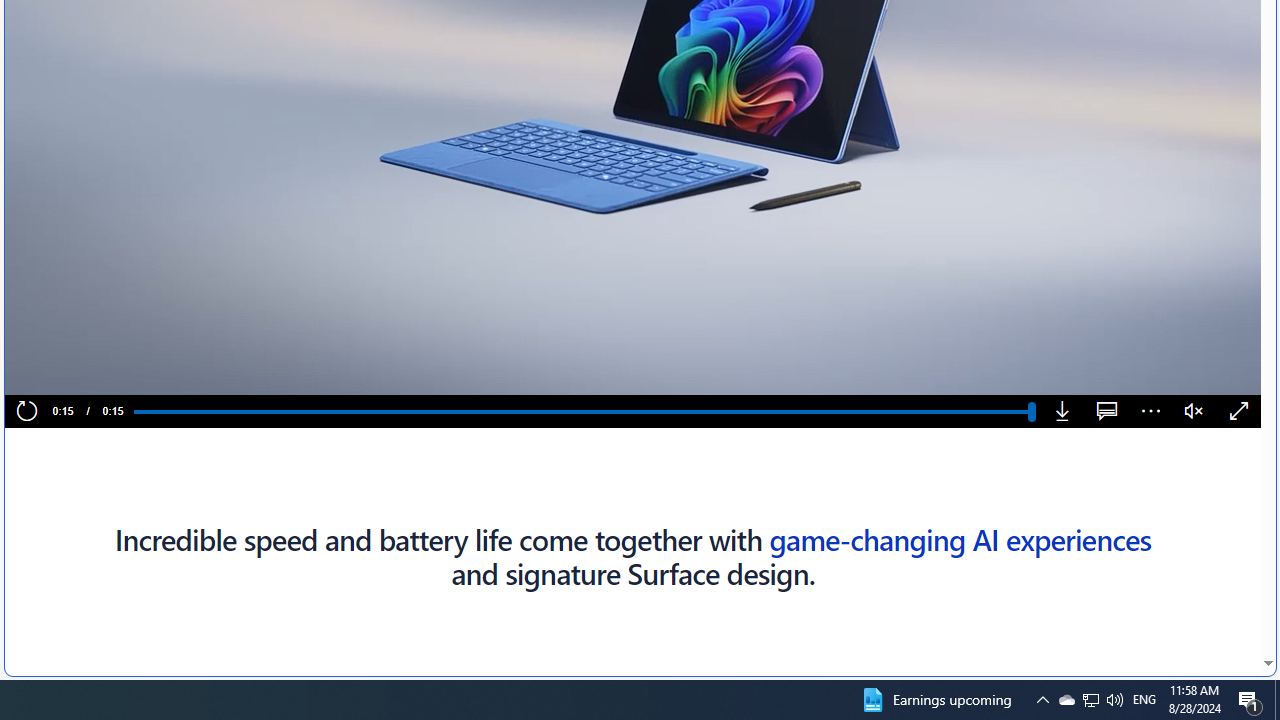 Image resolution: width=1280 pixels, height=720 pixels. Describe the element at coordinates (1062, 411) in the screenshot. I see `'Download'` at that location.